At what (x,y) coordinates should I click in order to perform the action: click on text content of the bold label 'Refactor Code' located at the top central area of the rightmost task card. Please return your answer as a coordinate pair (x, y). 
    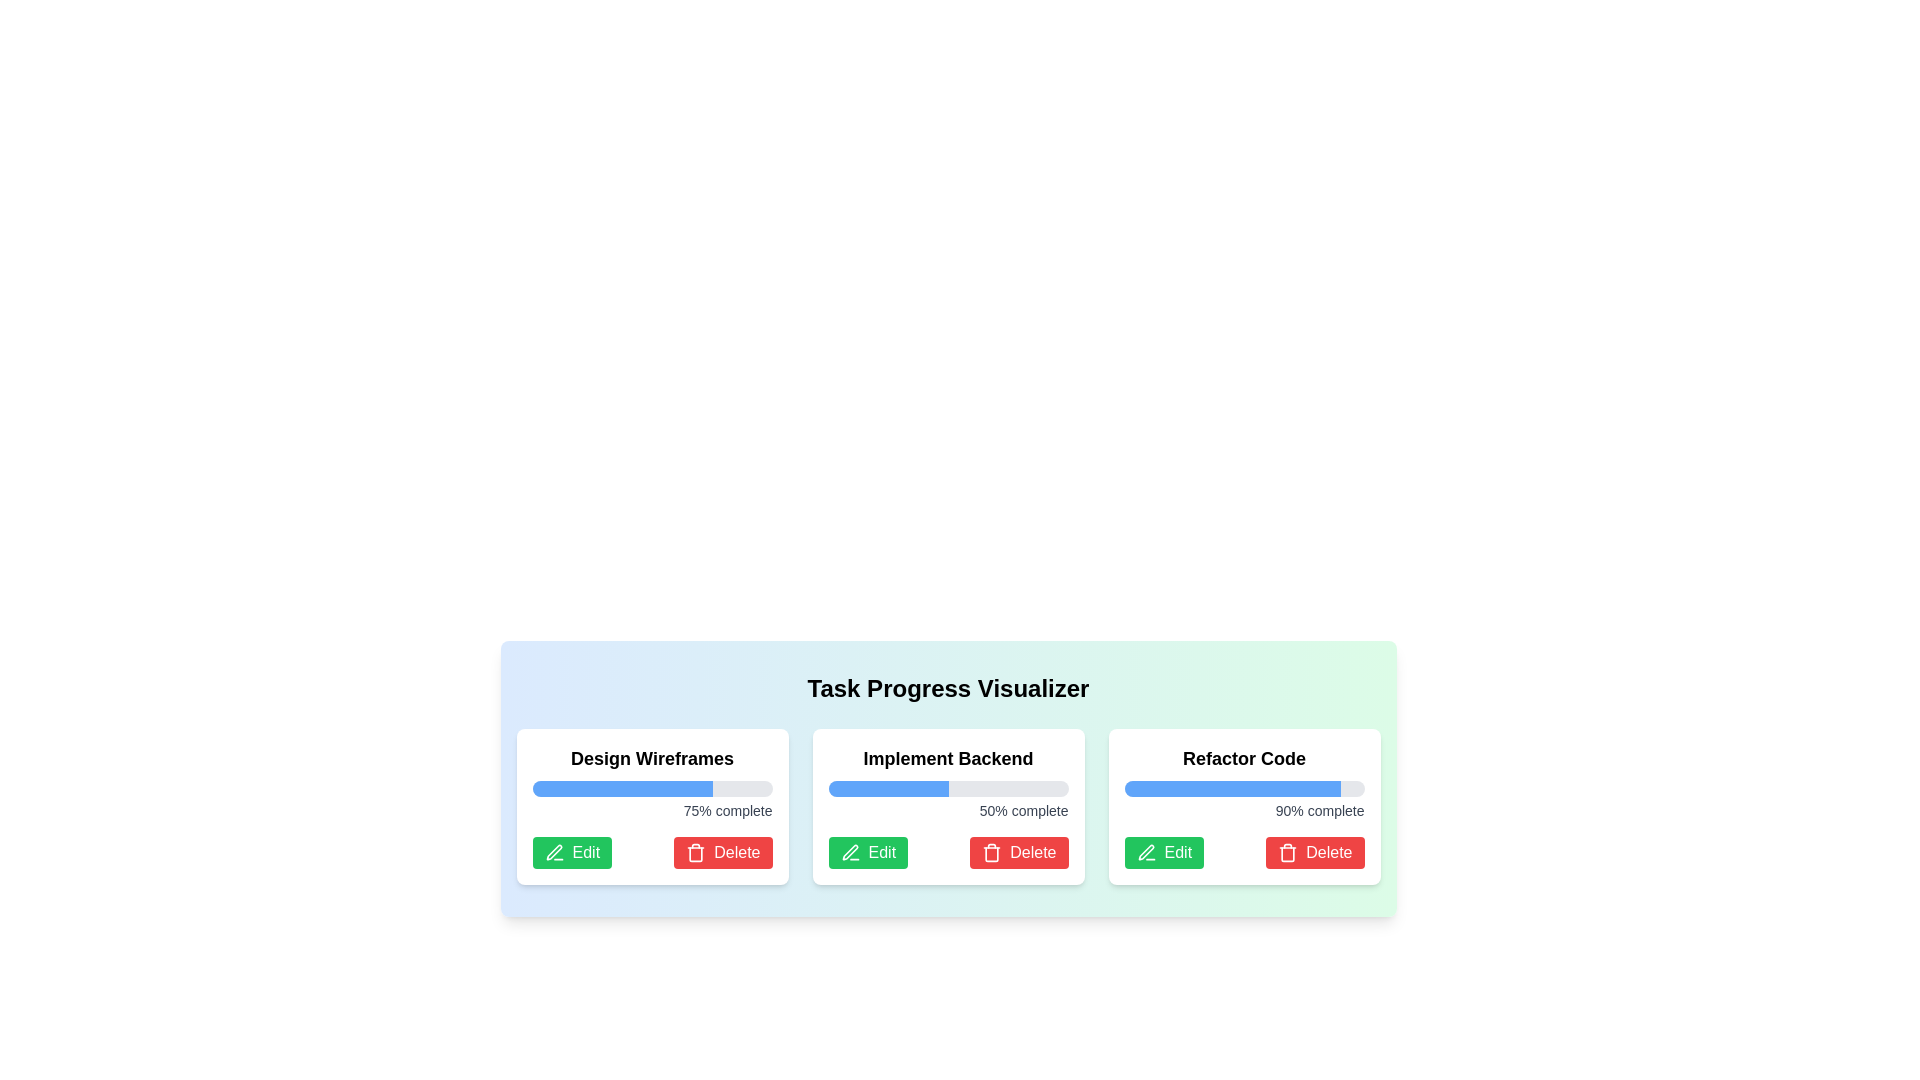
    Looking at the image, I should click on (1243, 759).